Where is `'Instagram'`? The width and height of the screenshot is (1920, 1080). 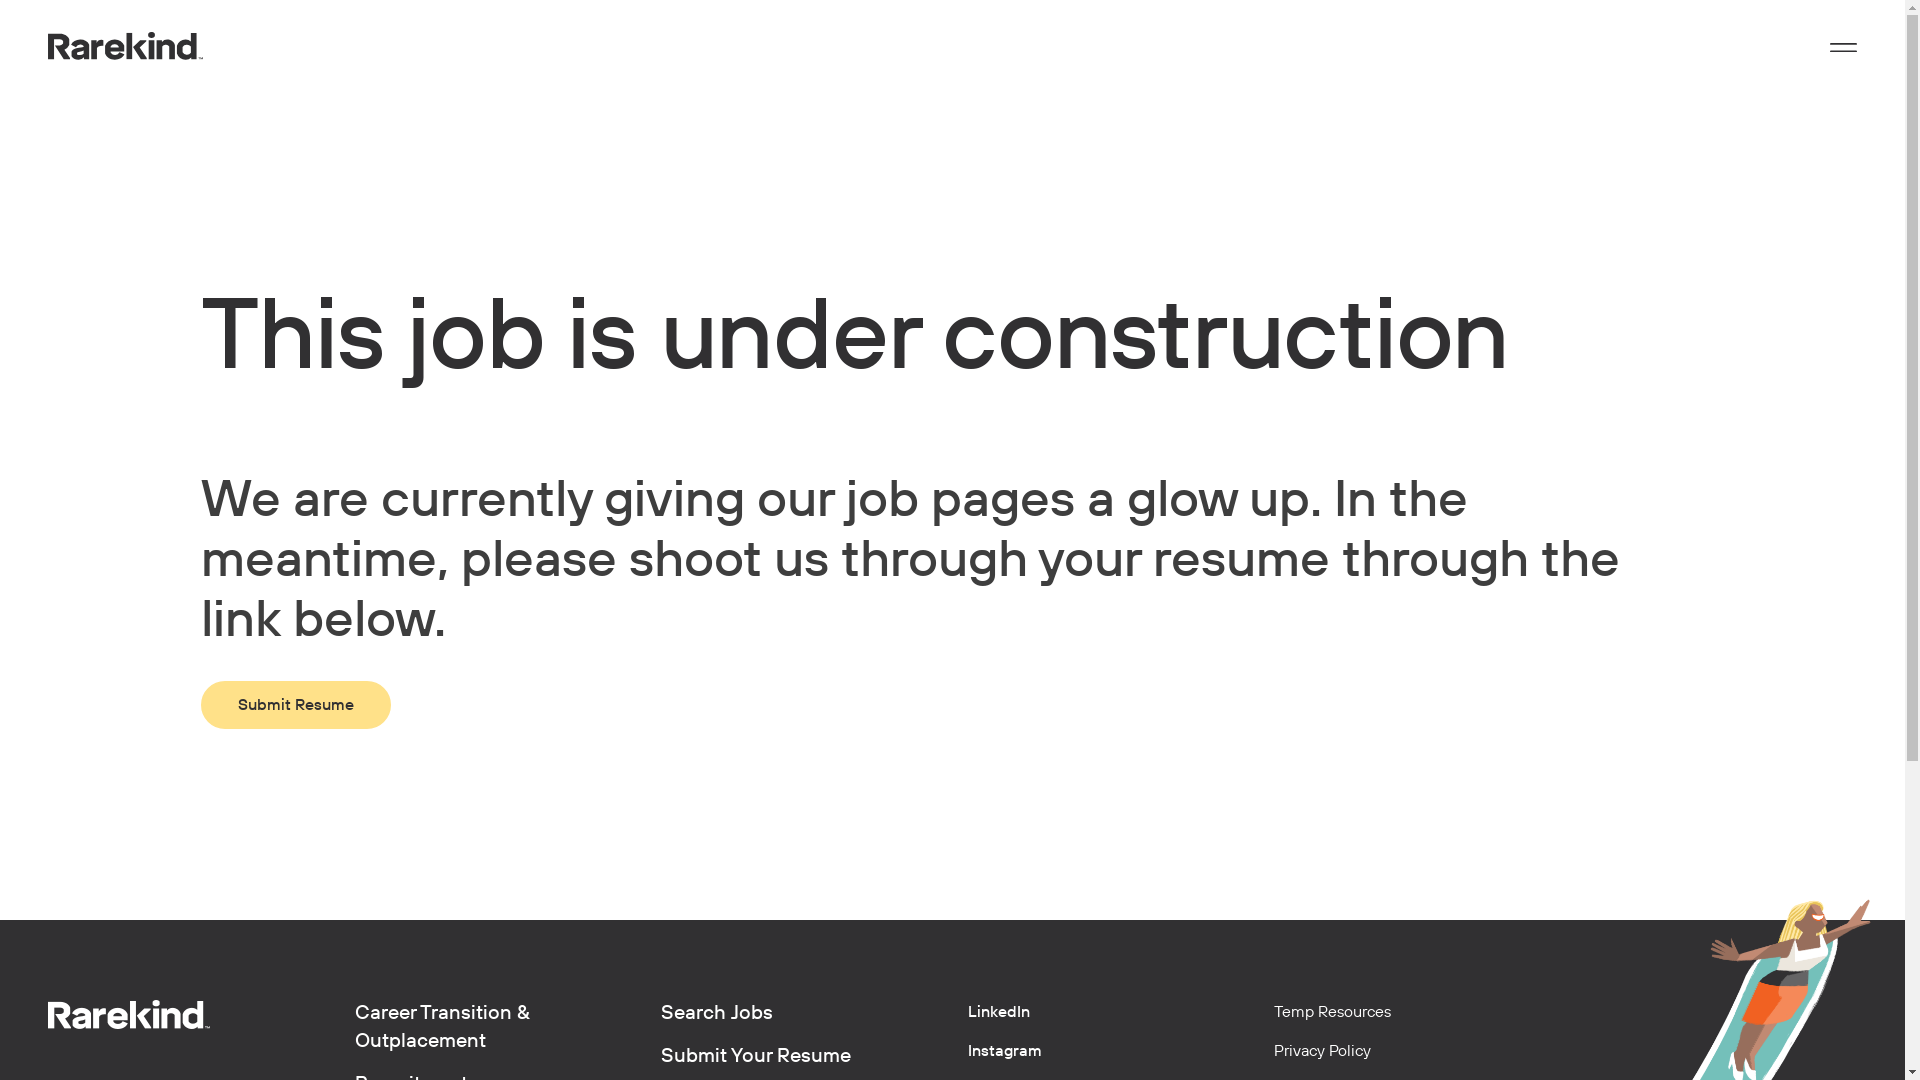 'Instagram' is located at coordinates (968, 1049).